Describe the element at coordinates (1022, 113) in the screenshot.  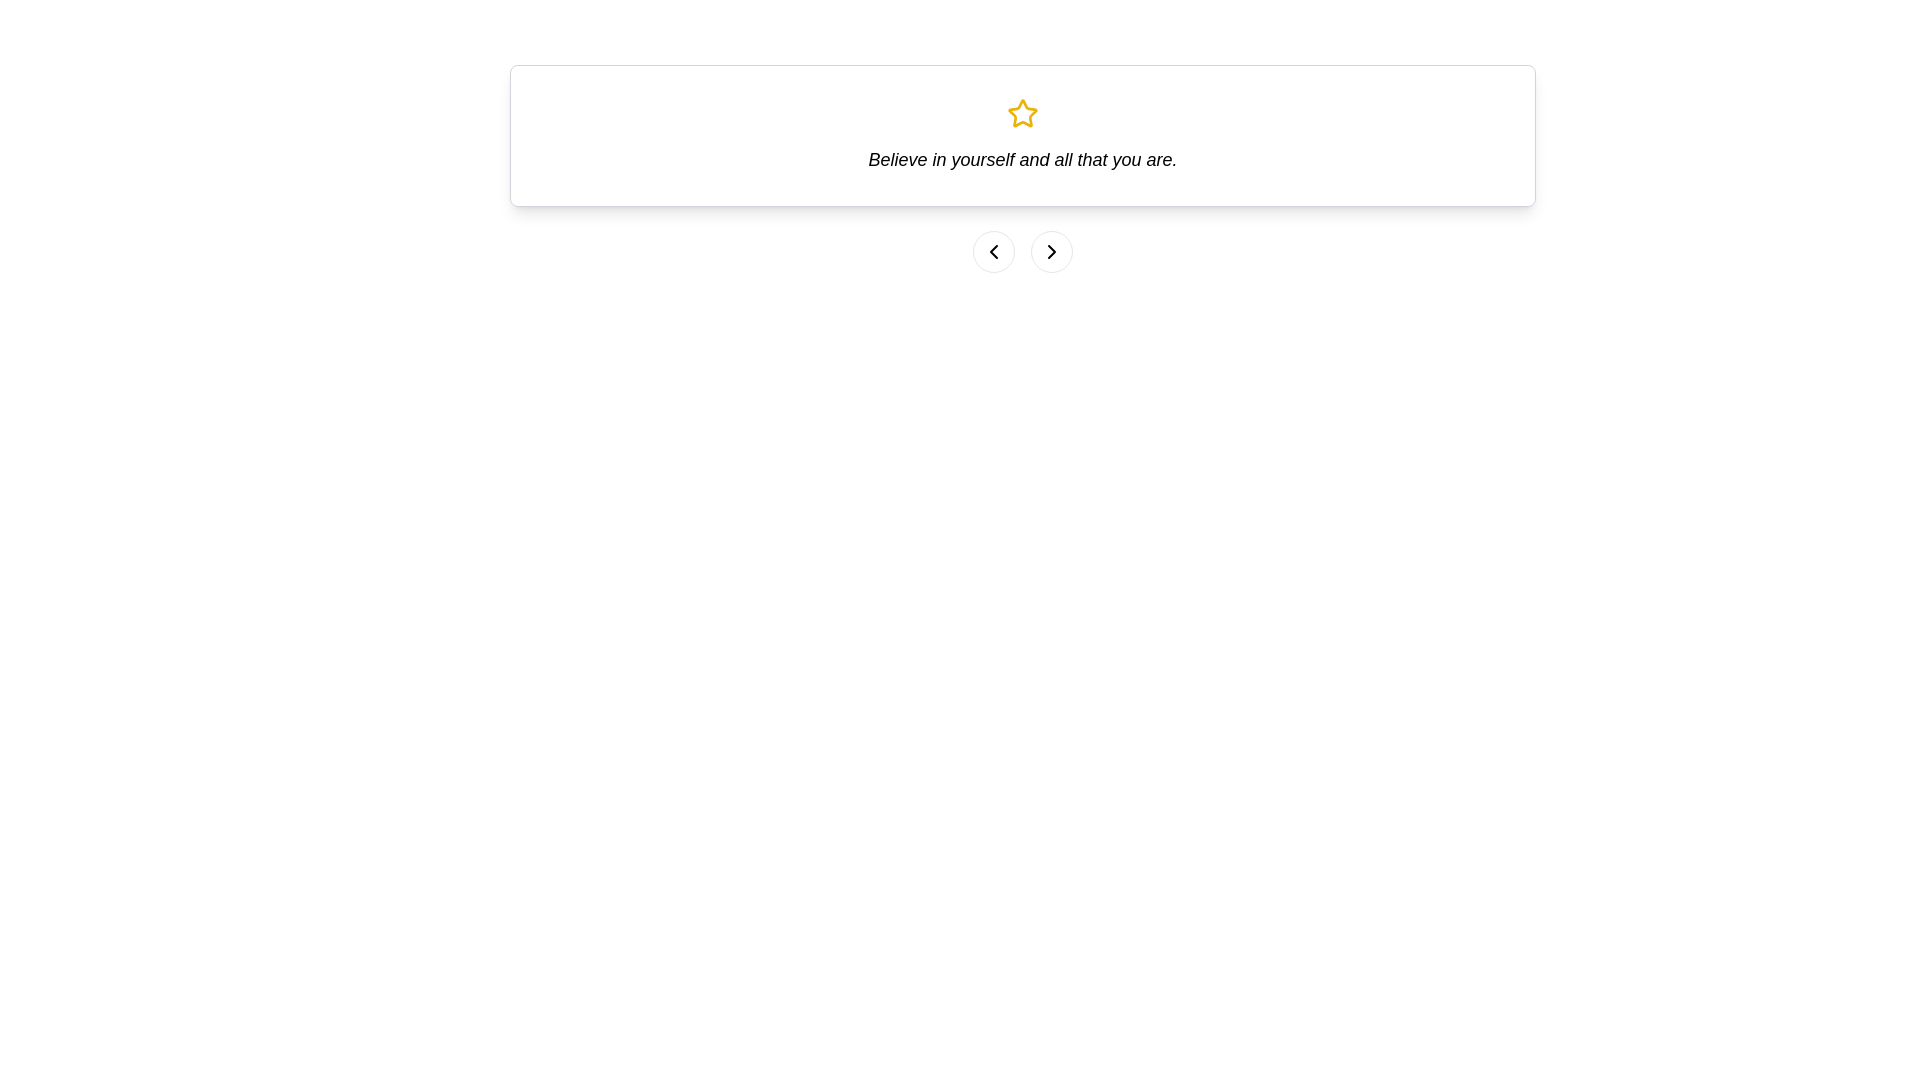
I see `the decorative icon located above the text 'Believe in yourself and all that you are.'` at that location.